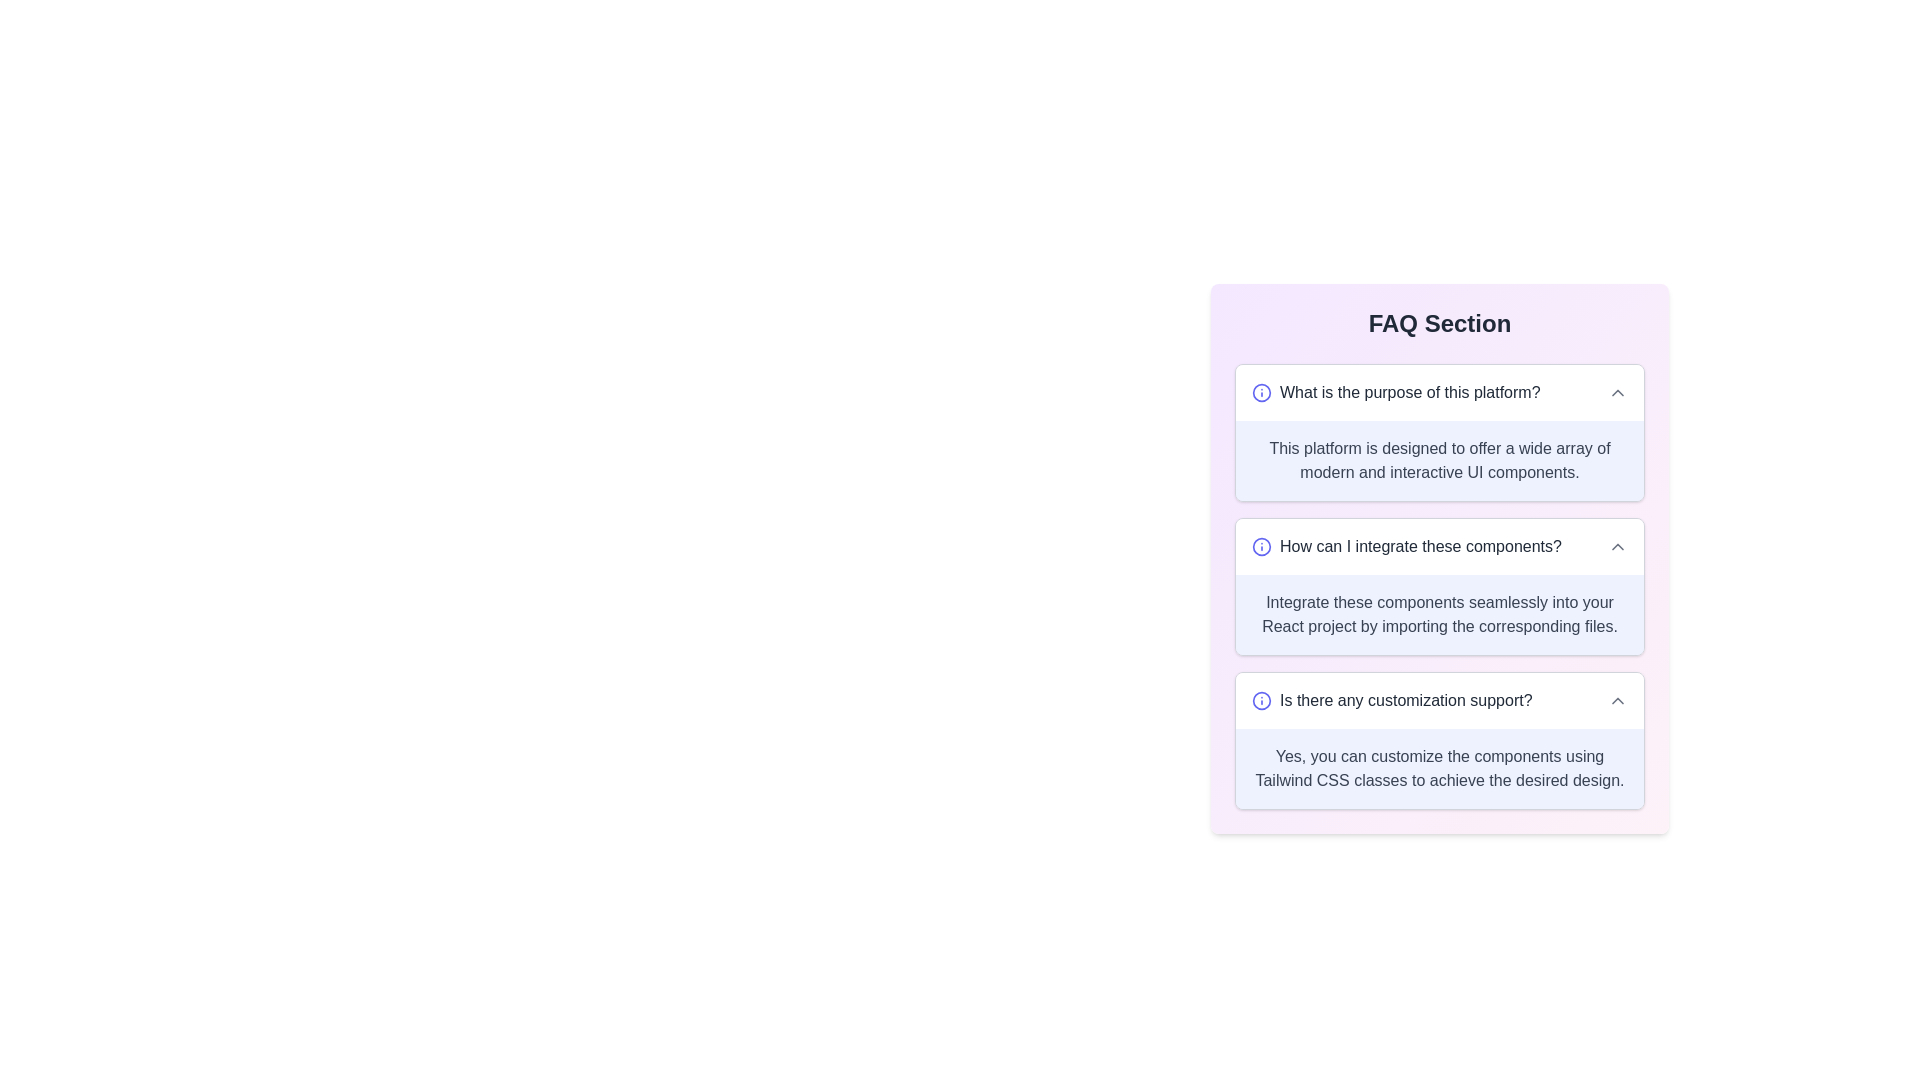  Describe the element at coordinates (1395, 393) in the screenshot. I see `the information icon adjacent to the question text 'What is the purpose of this platform?'` at that location.